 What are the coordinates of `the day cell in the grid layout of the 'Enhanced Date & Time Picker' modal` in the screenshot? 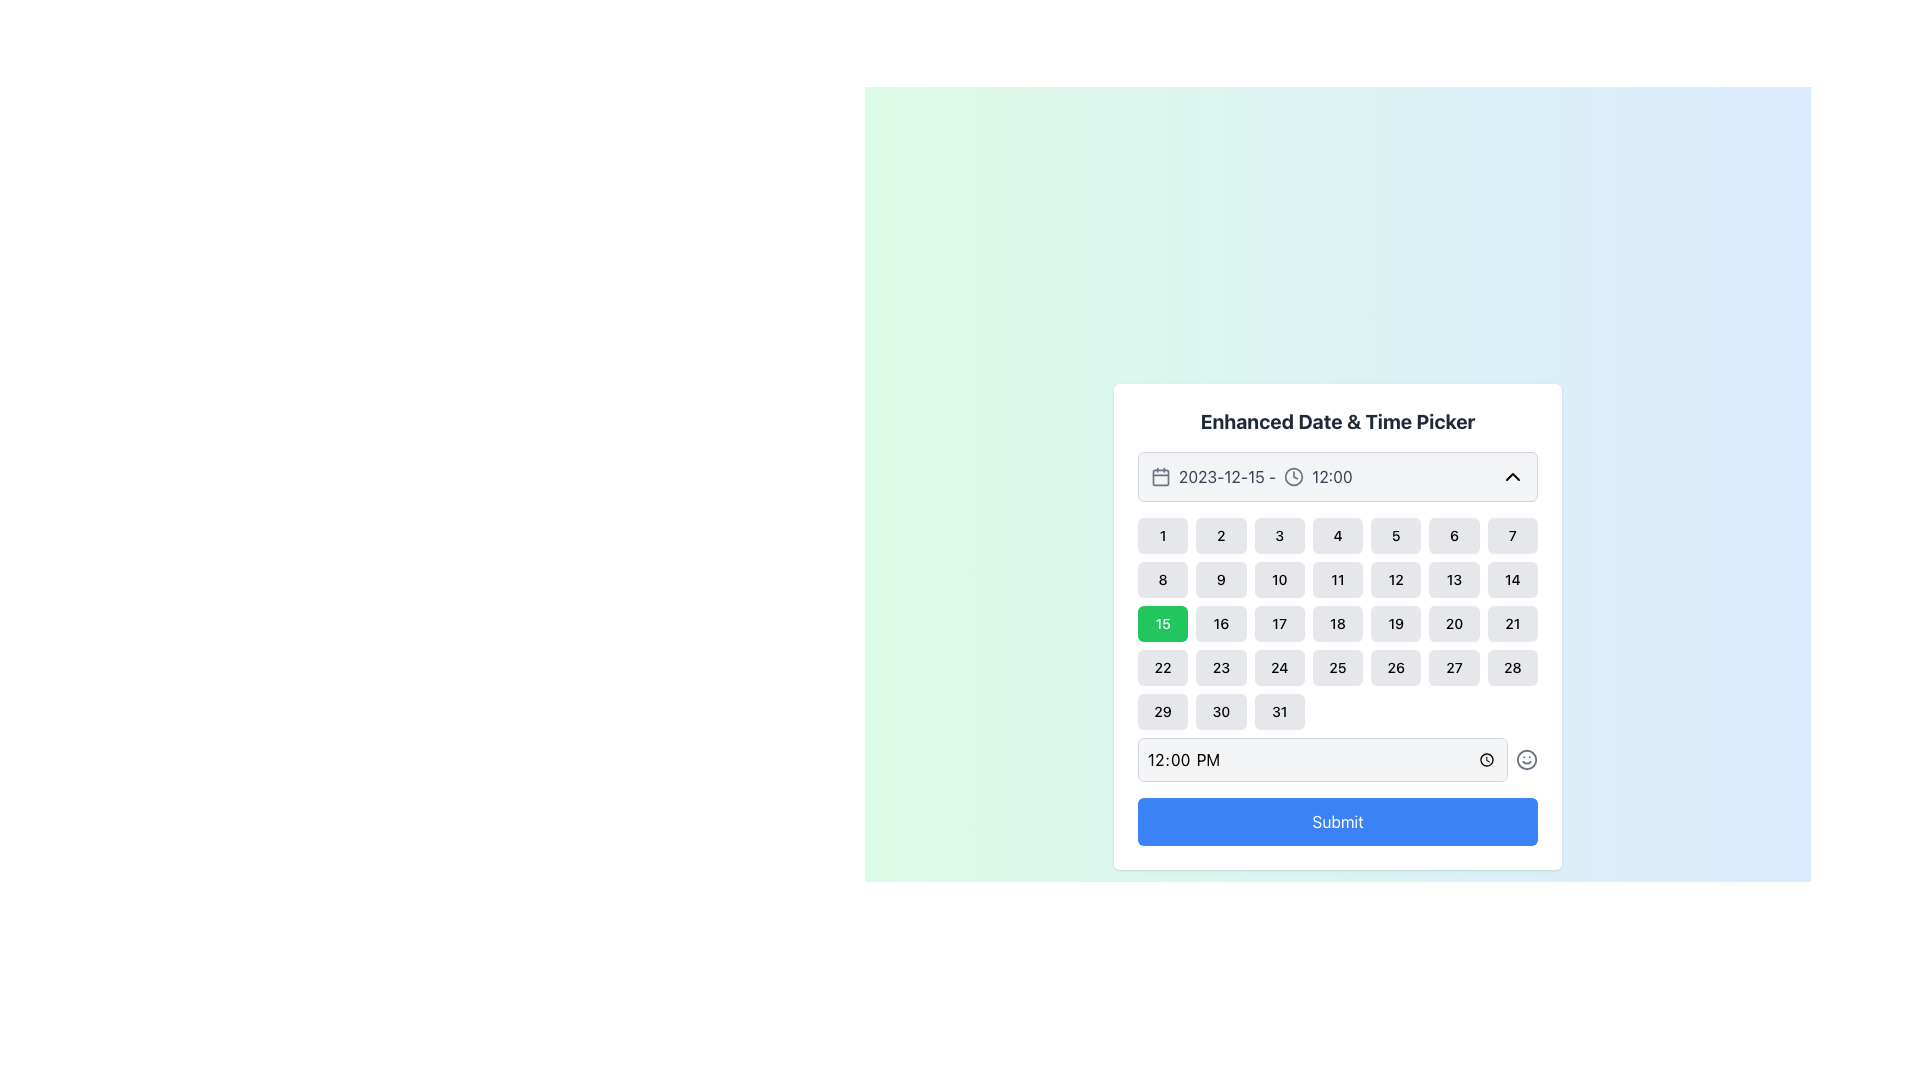 It's located at (1338, 650).